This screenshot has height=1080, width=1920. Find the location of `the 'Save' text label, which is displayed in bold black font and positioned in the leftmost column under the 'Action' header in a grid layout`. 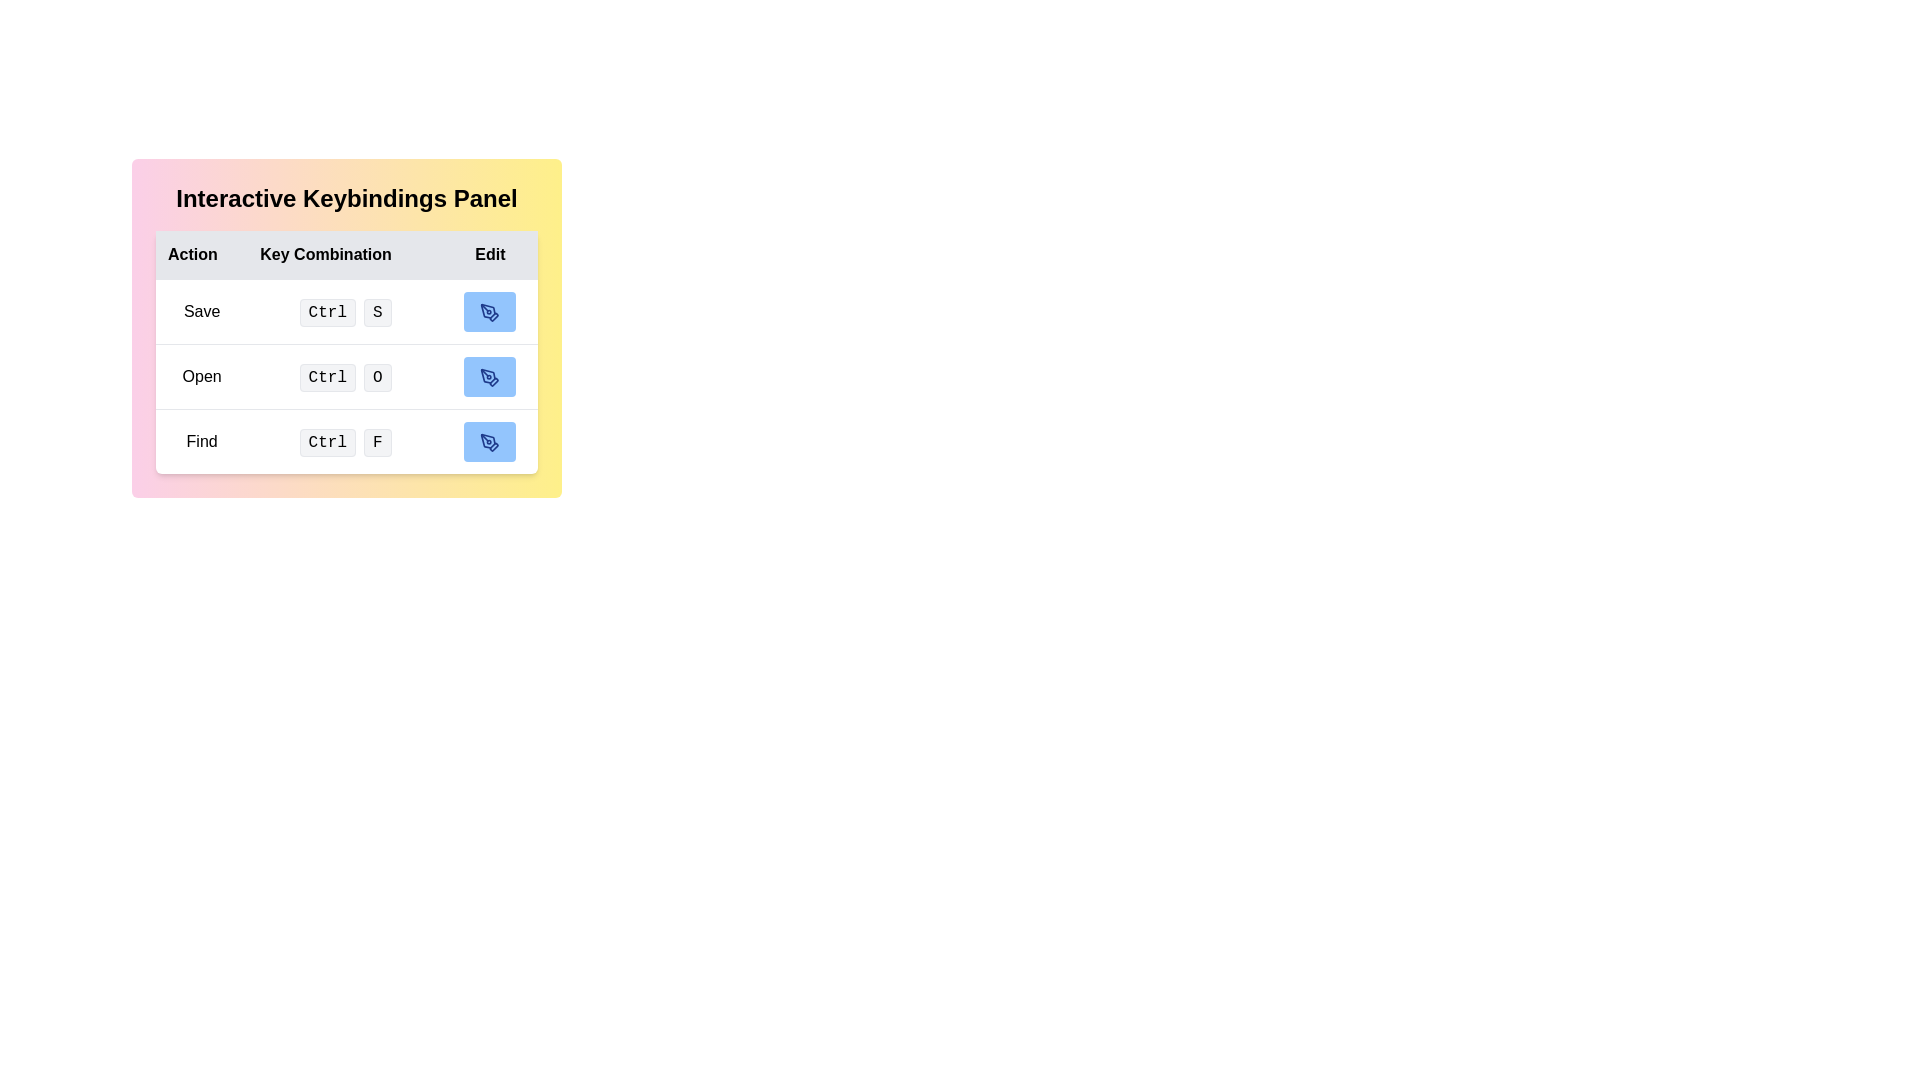

the 'Save' text label, which is displayed in bold black font and positioned in the leftmost column under the 'Action' header in a grid layout is located at coordinates (202, 312).